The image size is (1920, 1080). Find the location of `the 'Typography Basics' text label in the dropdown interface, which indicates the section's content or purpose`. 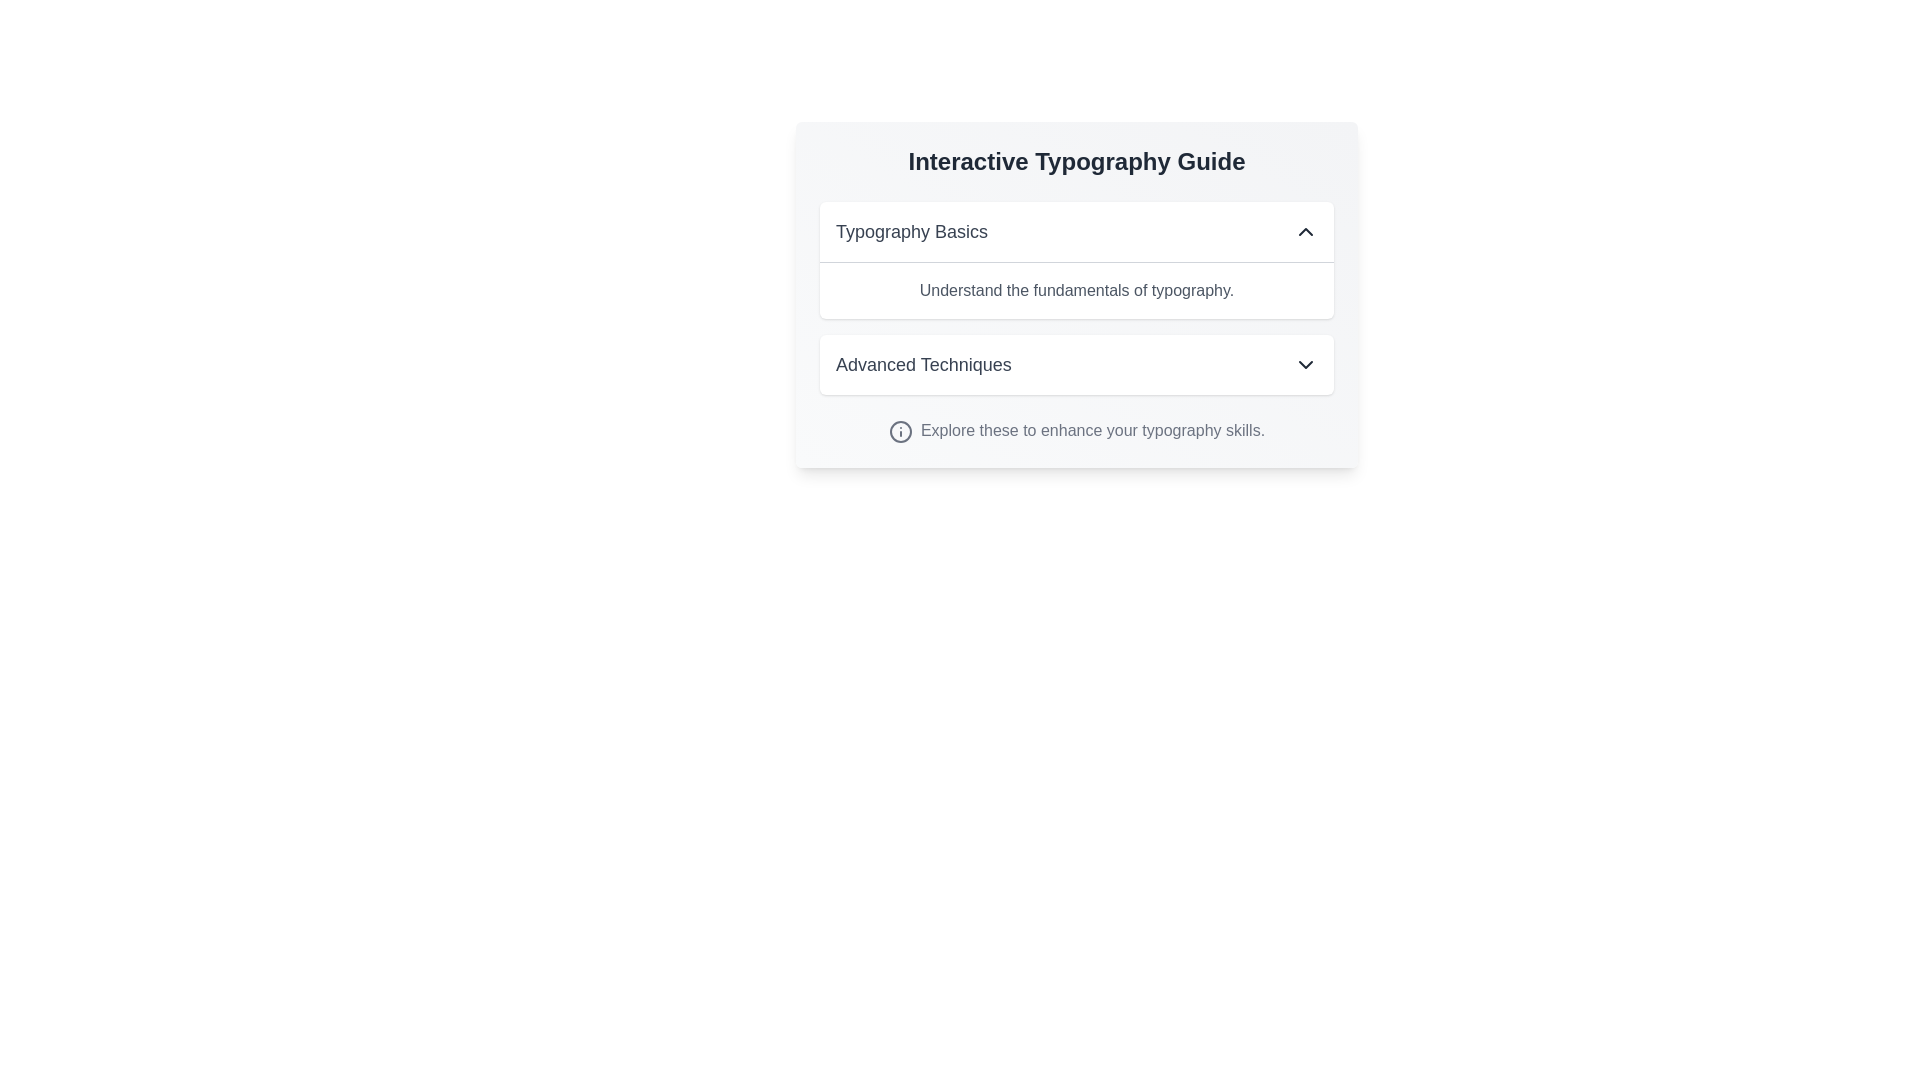

the 'Typography Basics' text label in the dropdown interface, which indicates the section's content or purpose is located at coordinates (911, 230).